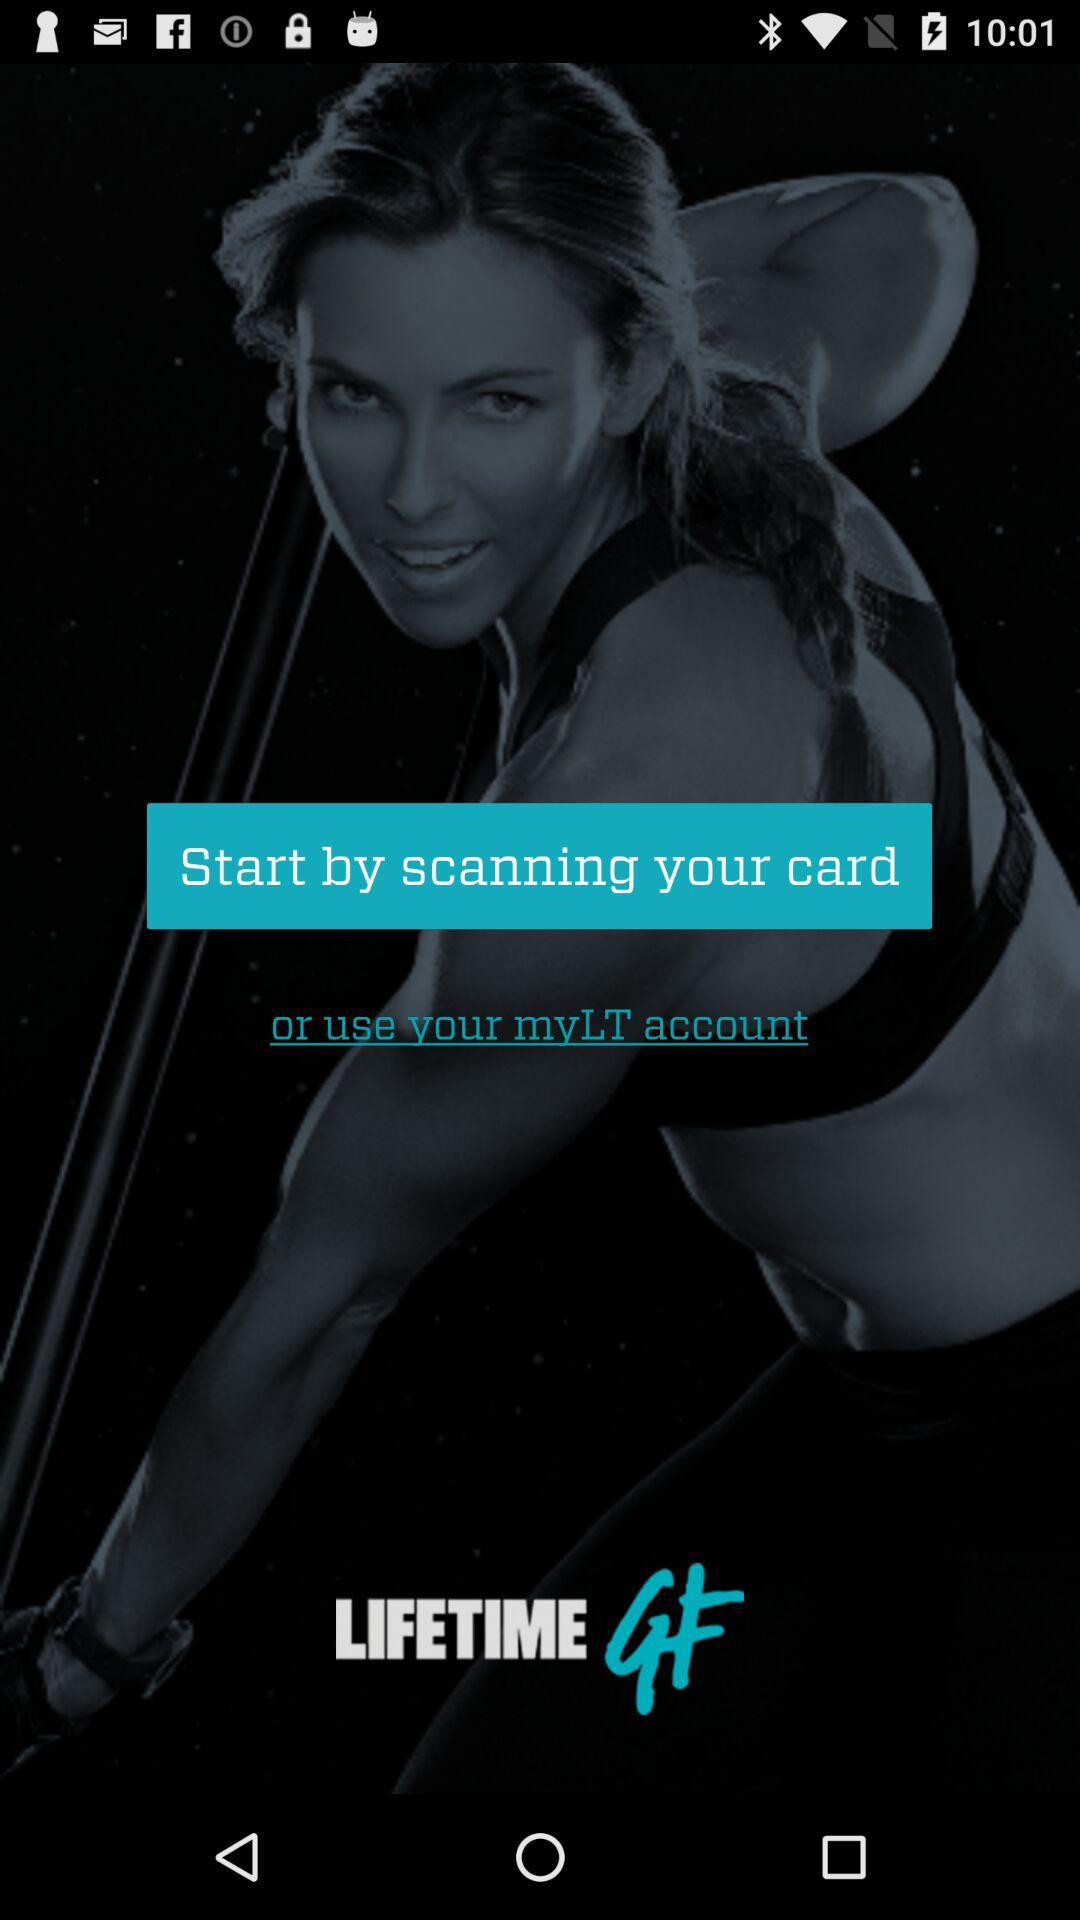 The image size is (1080, 1920). What do you see at coordinates (538, 866) in the screenshot?
I see `the start by scanning item` at bounding box center [538, 866].